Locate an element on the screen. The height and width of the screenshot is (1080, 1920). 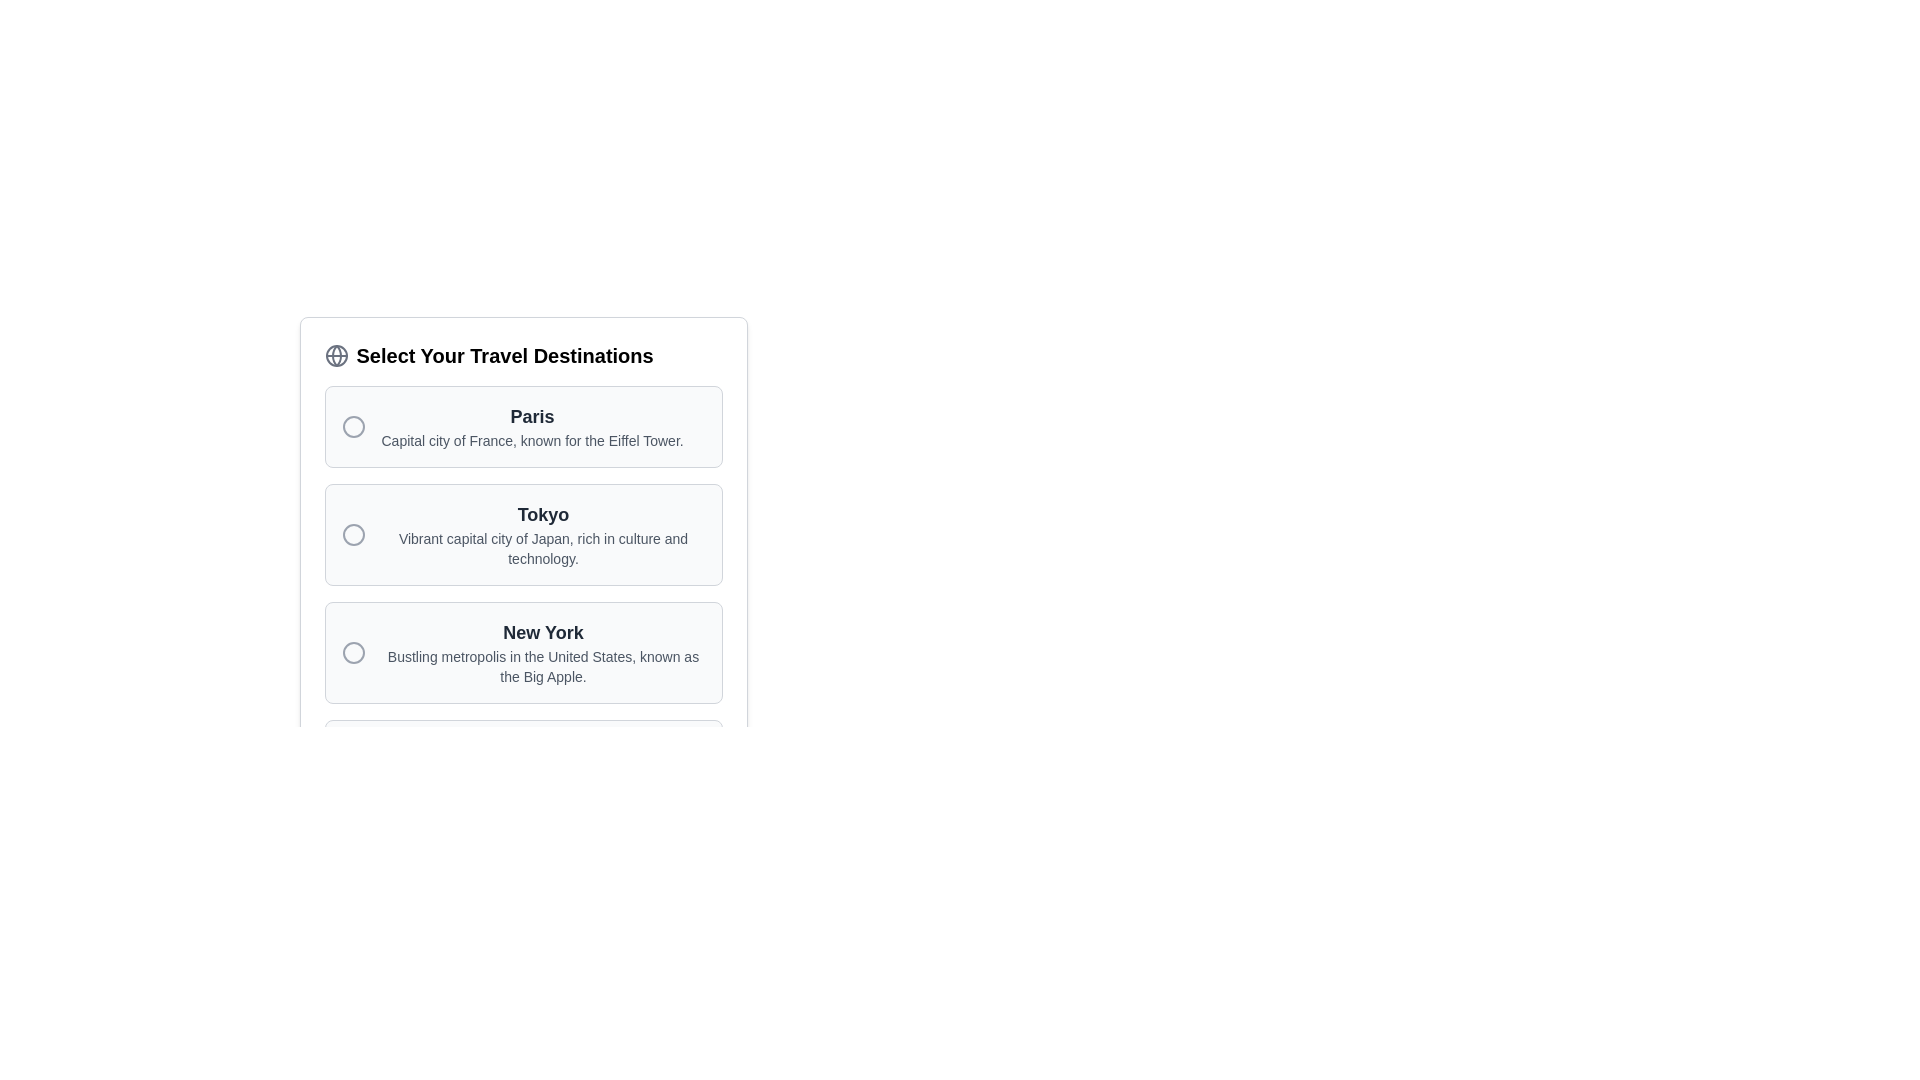
the radio button associated with the destination 'Tokyo' is located at coordinates (353, 534).